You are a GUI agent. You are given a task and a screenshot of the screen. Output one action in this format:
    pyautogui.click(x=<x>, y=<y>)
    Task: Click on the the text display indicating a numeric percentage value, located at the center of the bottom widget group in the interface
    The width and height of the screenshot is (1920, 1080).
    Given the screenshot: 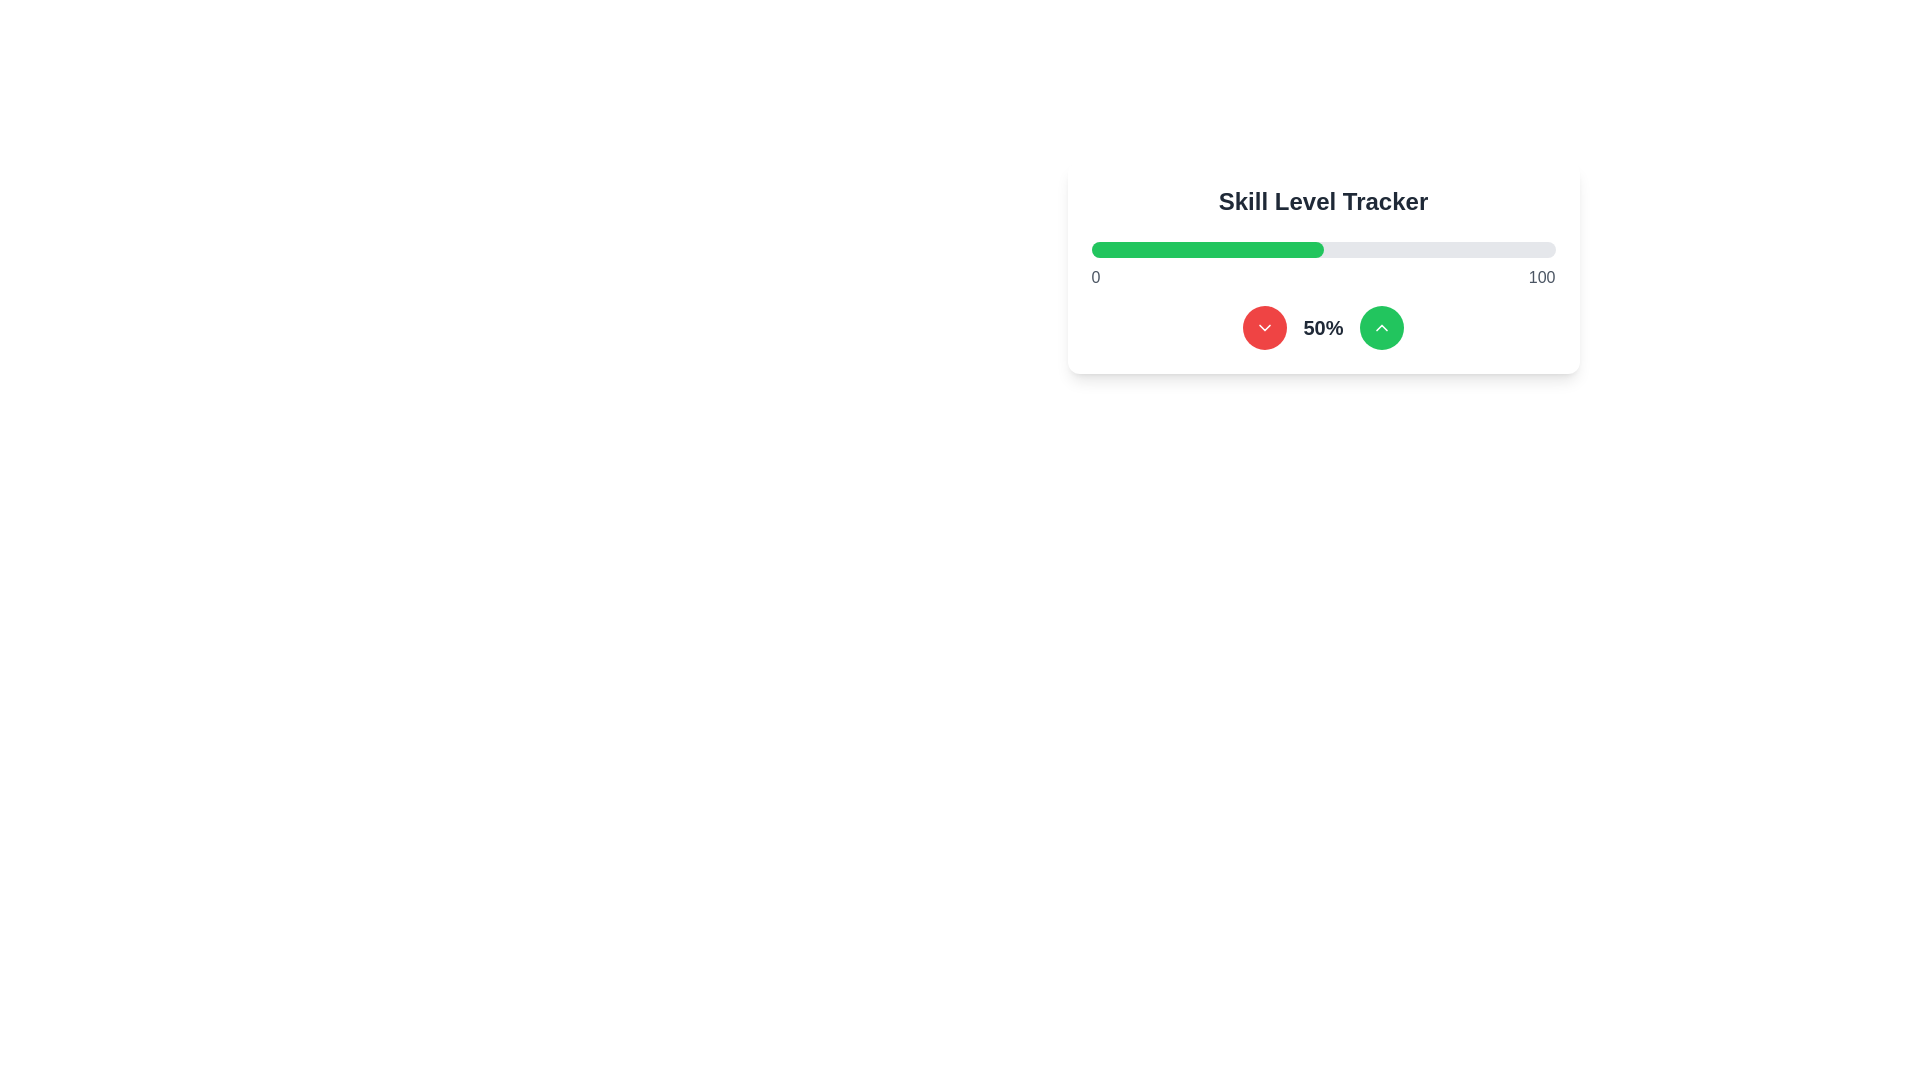 What is the action you would take?
    pyautogui.click(x=1323, y=326)
    